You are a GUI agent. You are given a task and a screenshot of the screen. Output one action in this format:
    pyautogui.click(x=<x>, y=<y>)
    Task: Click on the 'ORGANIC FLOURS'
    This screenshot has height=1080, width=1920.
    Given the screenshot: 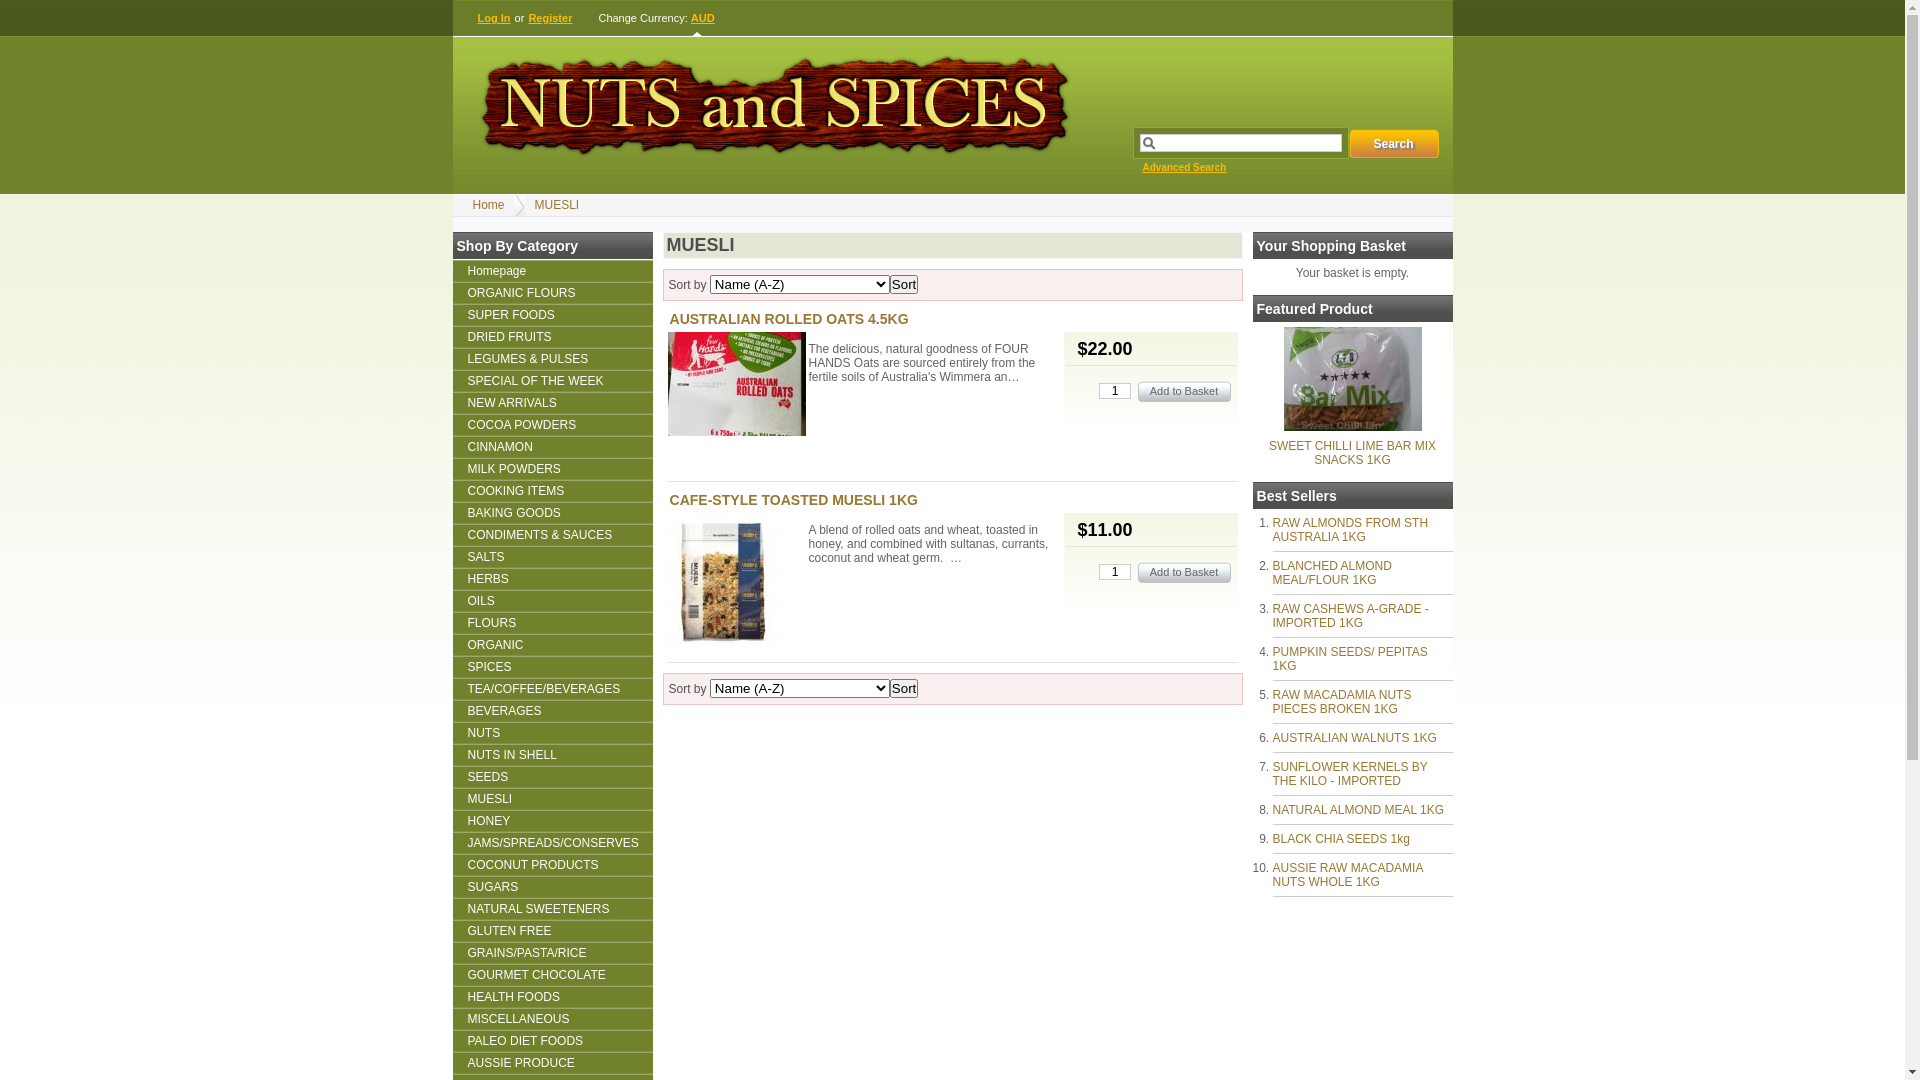 What is the action you would take?
    pyautogui.click(x=552, y=293)
    